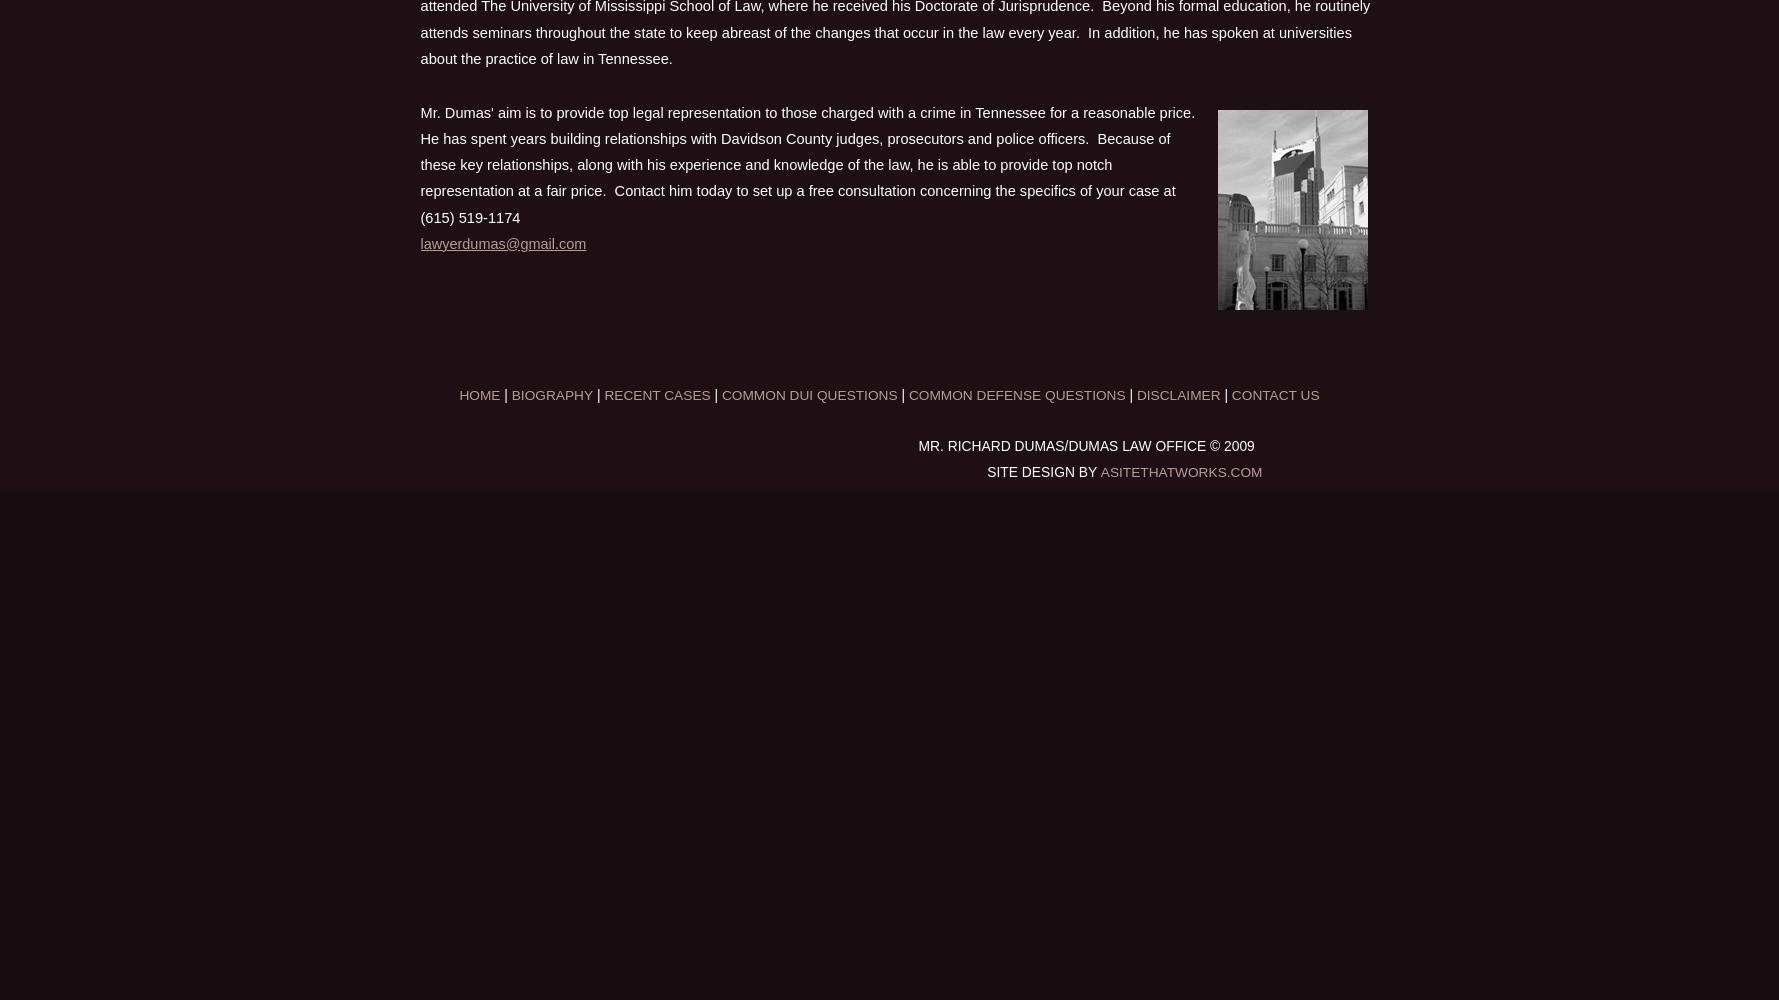 The image size is (1779, 1000). I want to click on 'Common DUI Questions', so click(721, 394).